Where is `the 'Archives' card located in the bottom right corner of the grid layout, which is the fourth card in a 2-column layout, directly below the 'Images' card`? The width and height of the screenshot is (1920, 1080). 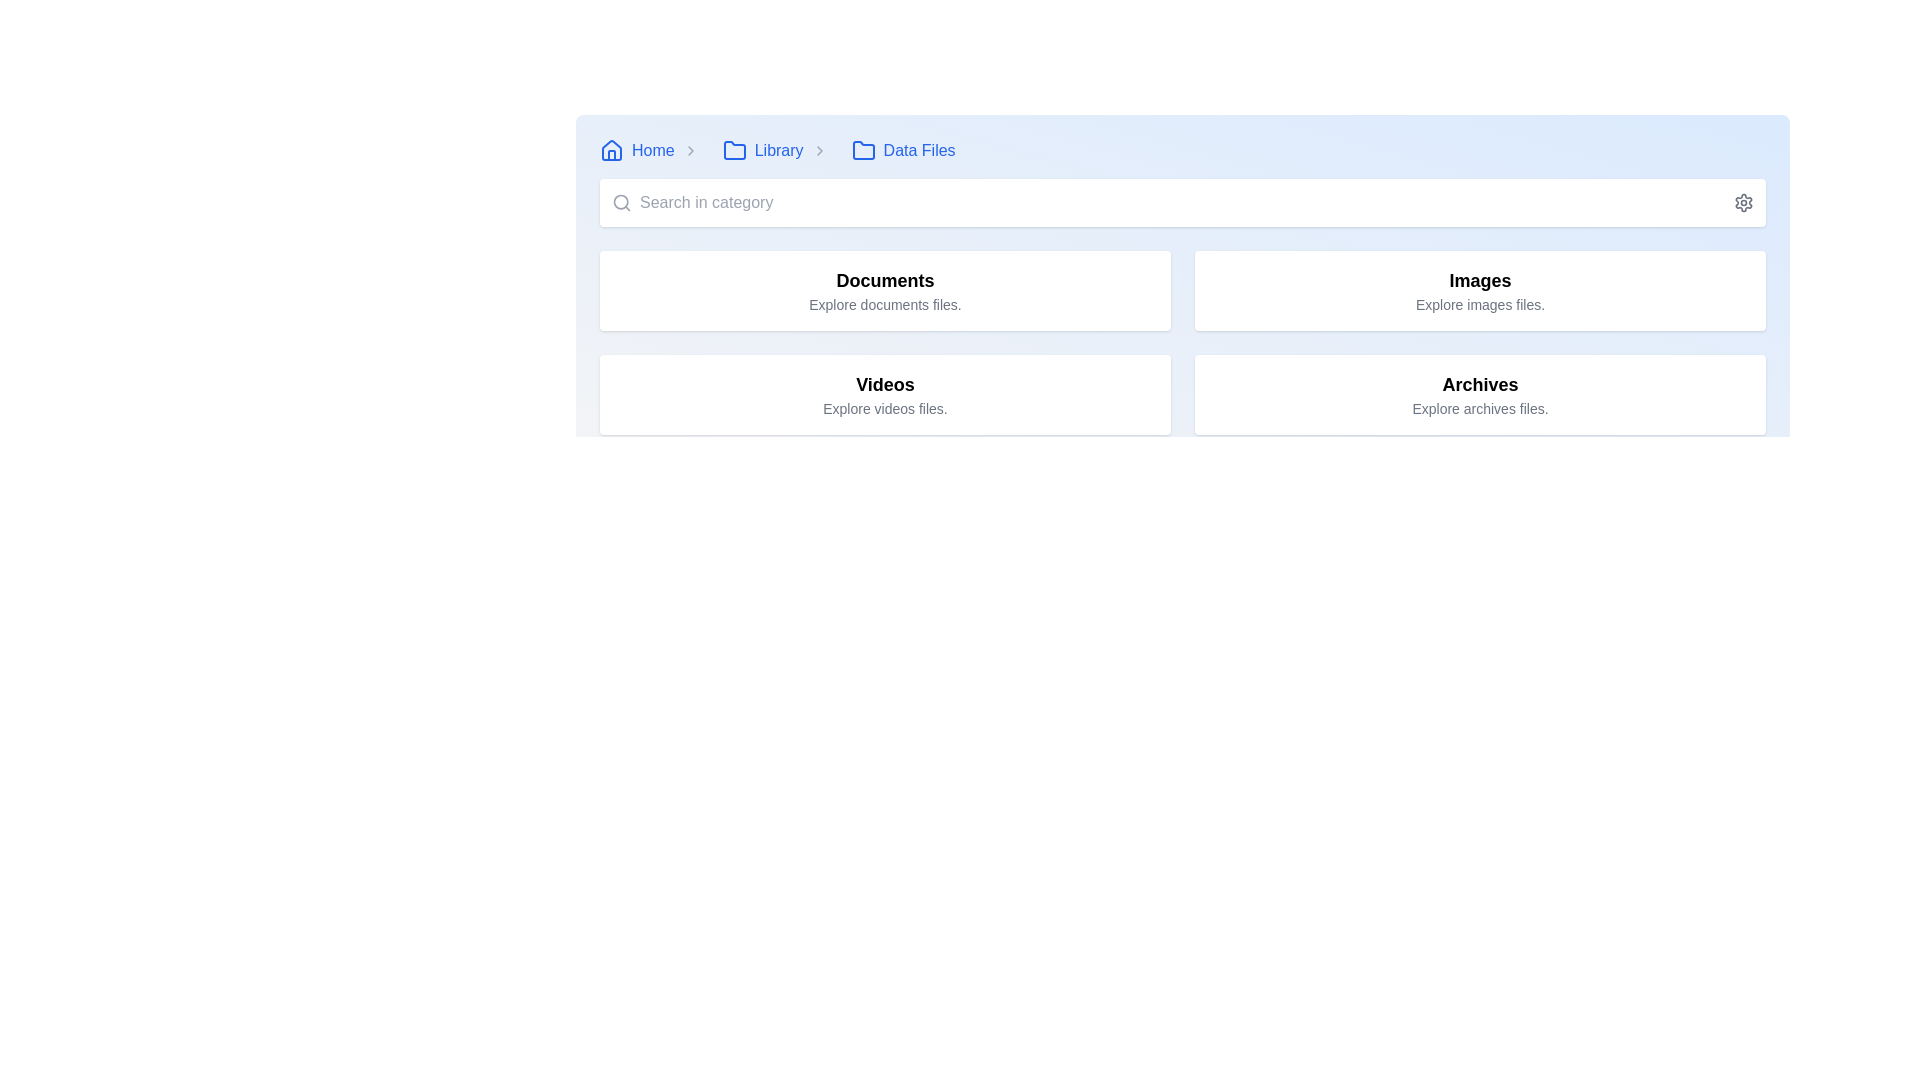
the 'Archives' card located in the bottom right corner of the grid layout, which is the fourth card in a 2-column layout, directly below the 'Images' card is located at coordinates (1480, 394).